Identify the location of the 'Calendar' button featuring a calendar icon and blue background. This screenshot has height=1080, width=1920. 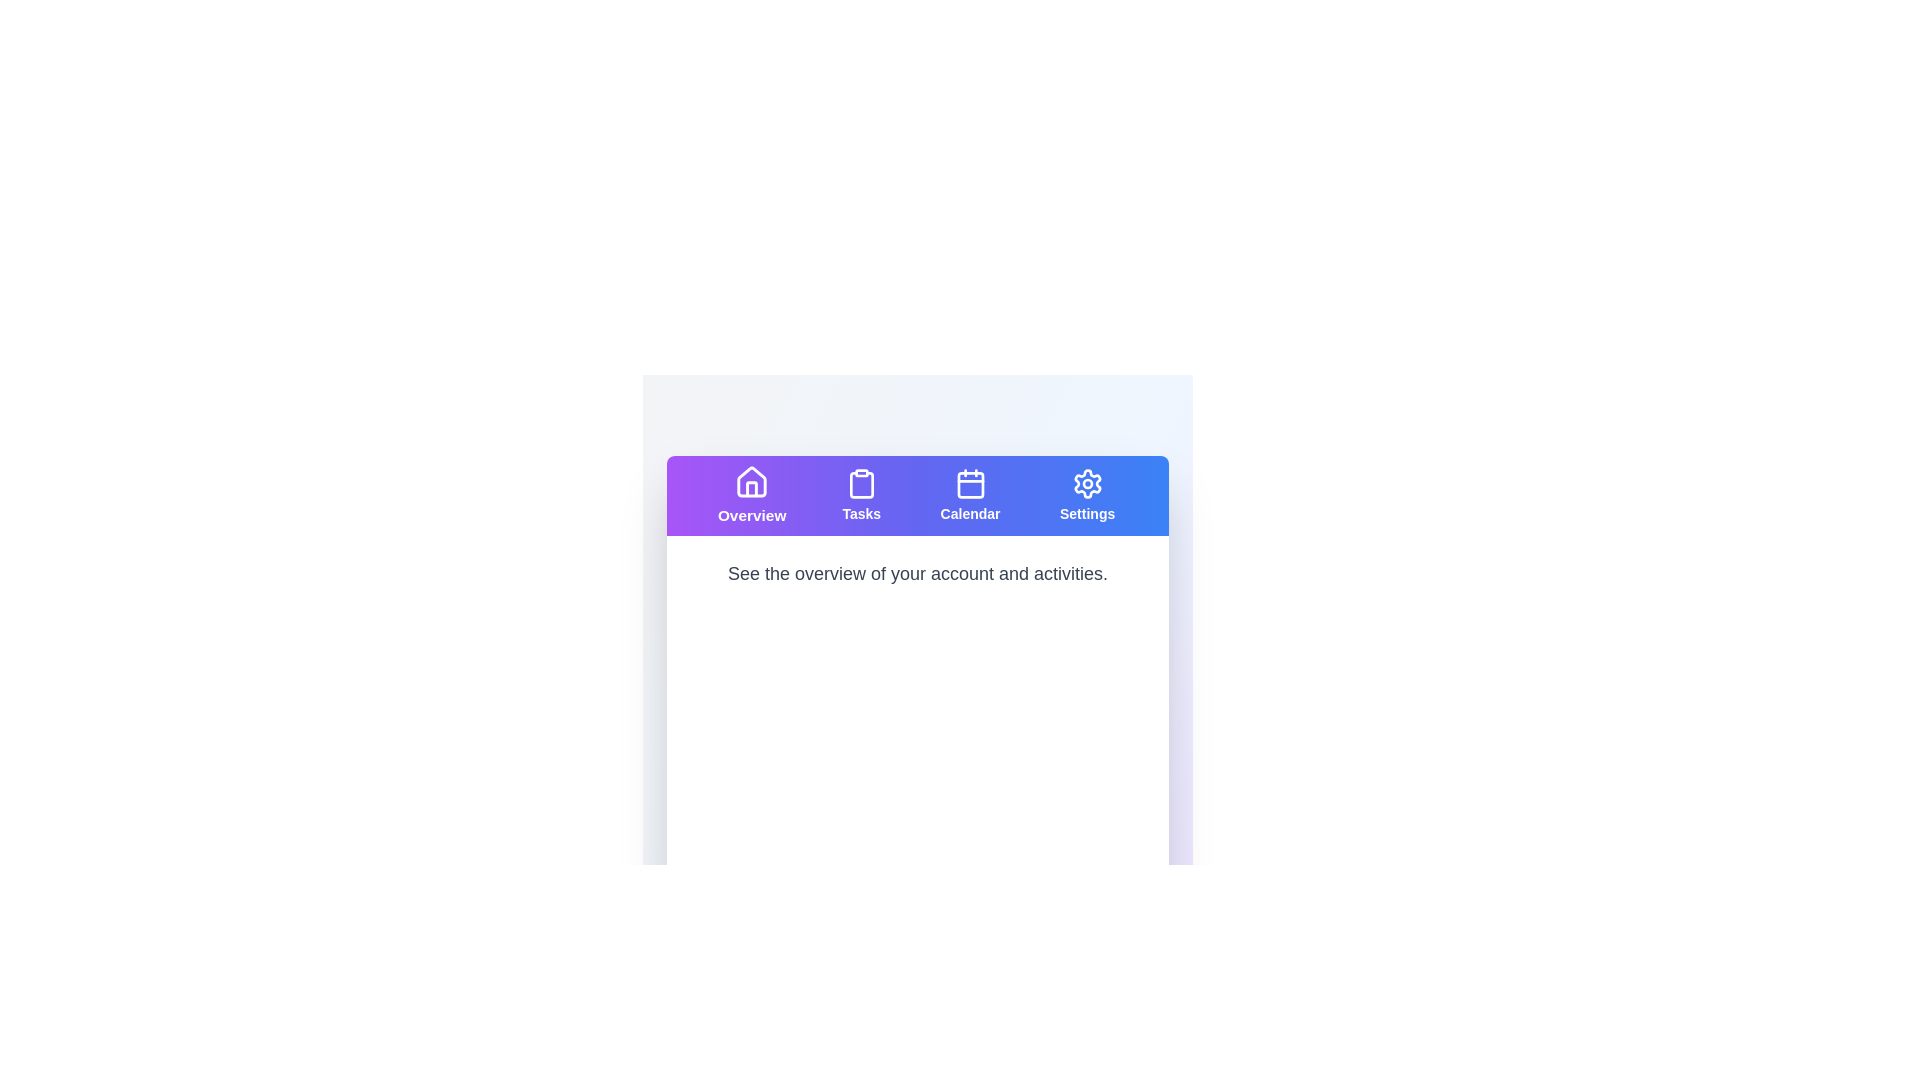
(970, 495).